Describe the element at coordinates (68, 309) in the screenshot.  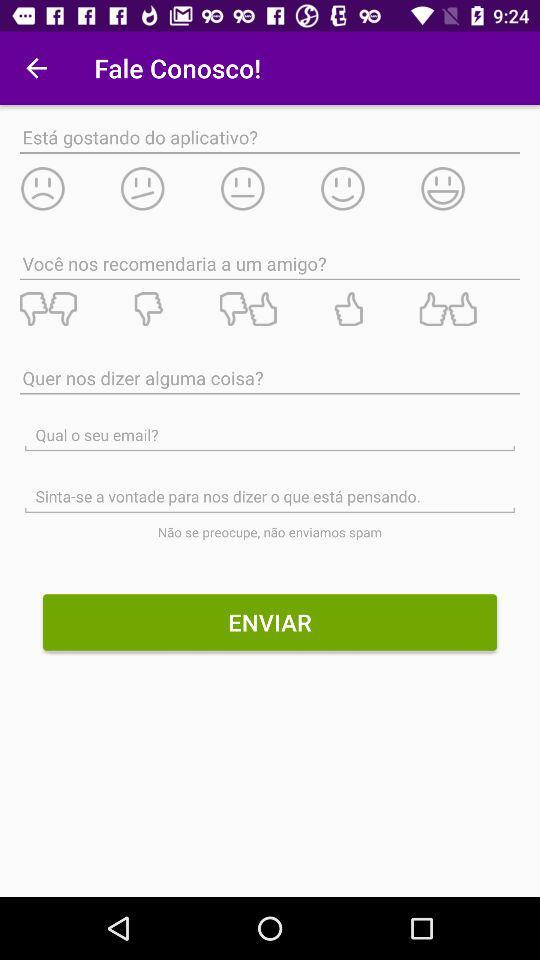
I see `classify our service` at that location.